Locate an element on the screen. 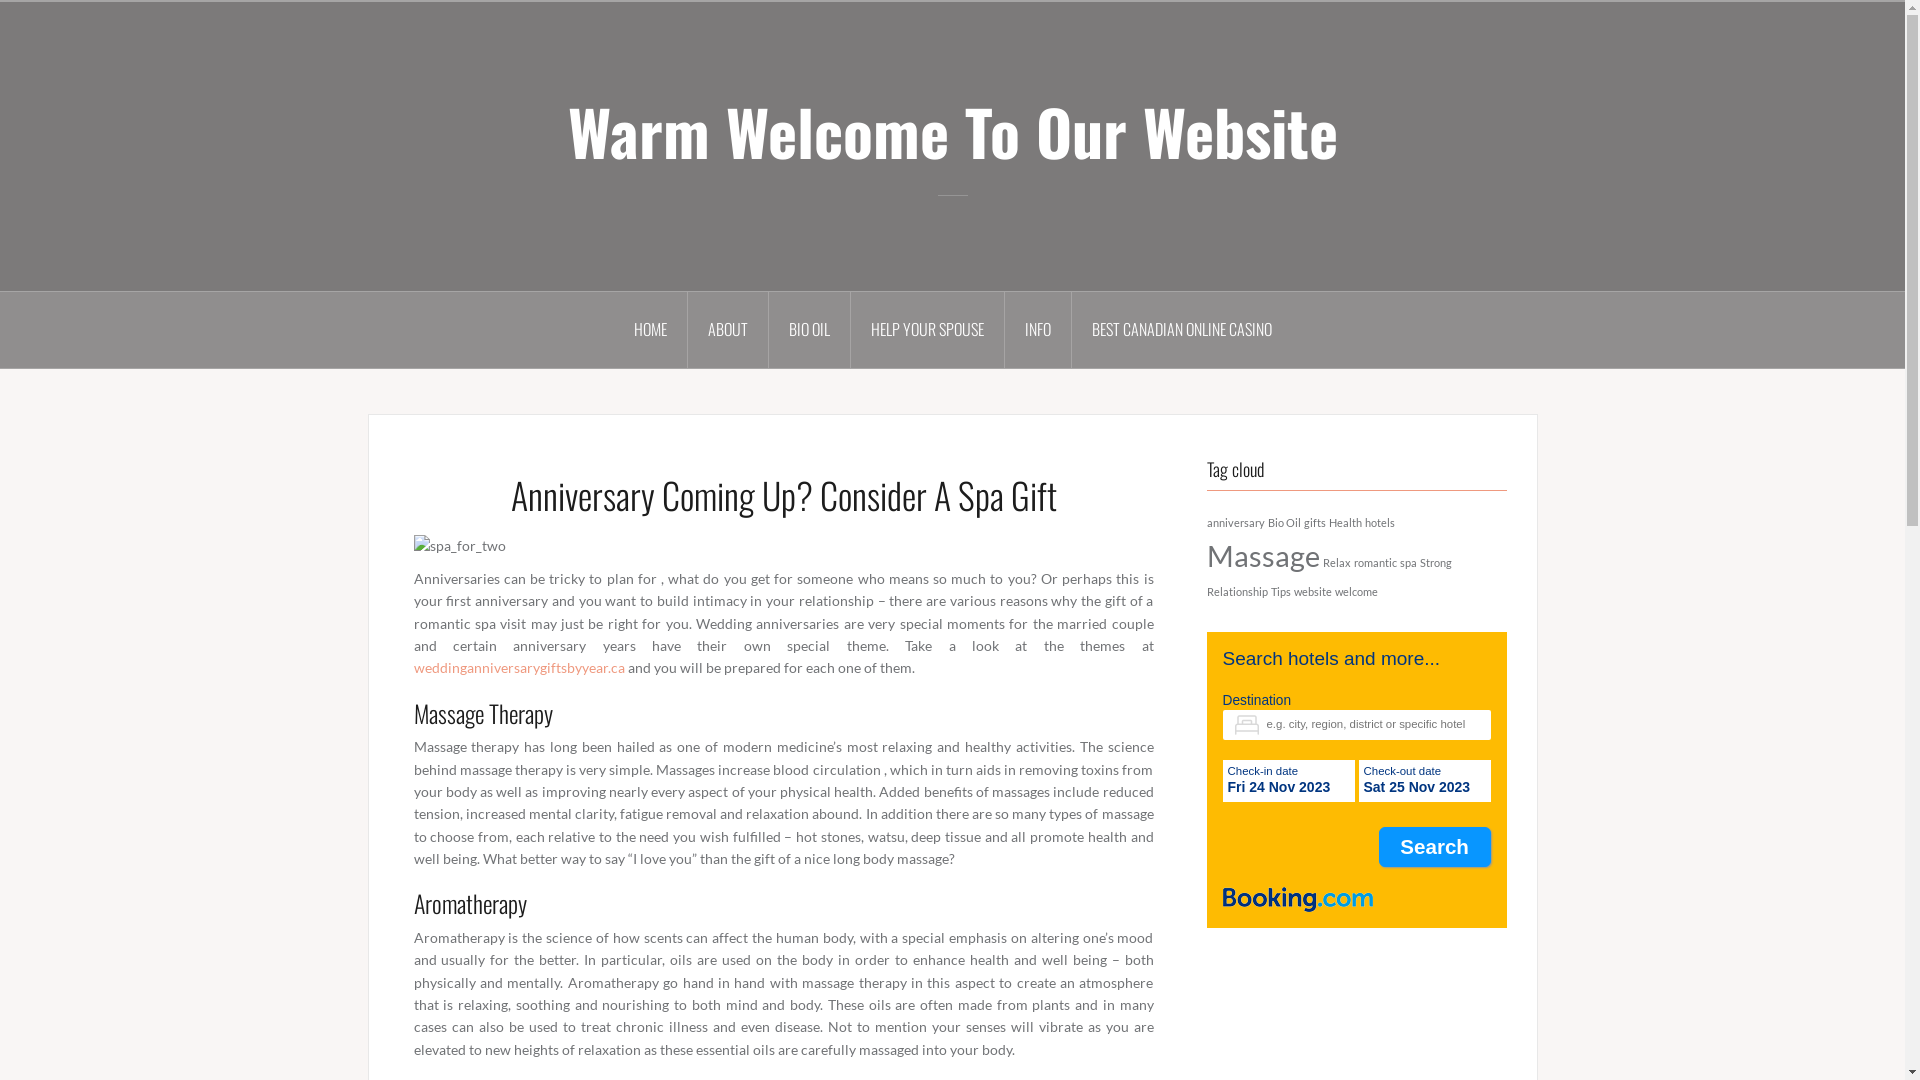  'Warm Welcome To Our Website' is located at coordinates (566, 131).